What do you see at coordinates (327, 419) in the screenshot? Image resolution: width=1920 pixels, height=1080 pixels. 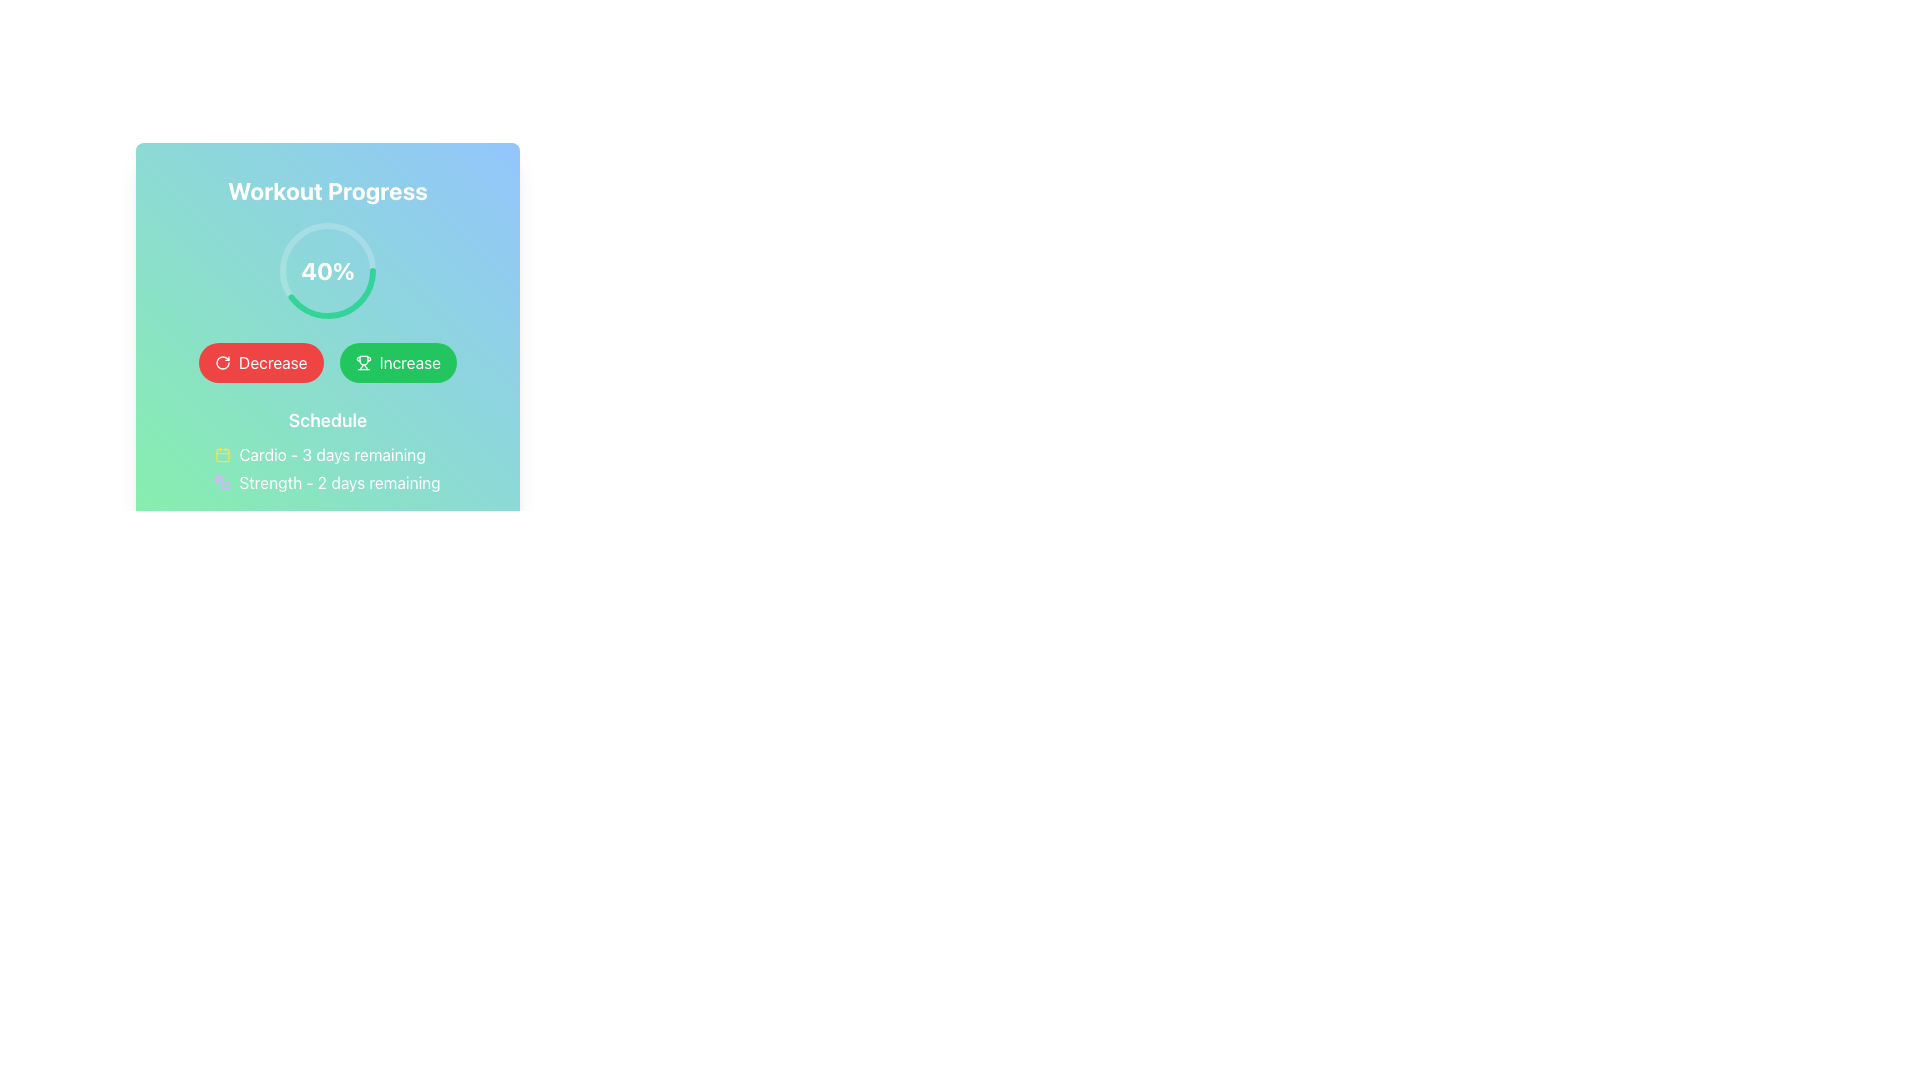 I see `text label located in the 'Workout Progress' section, positioned centrally below the 'Decrease' and 'Increase' buttons` at bounding box center [327, 419].